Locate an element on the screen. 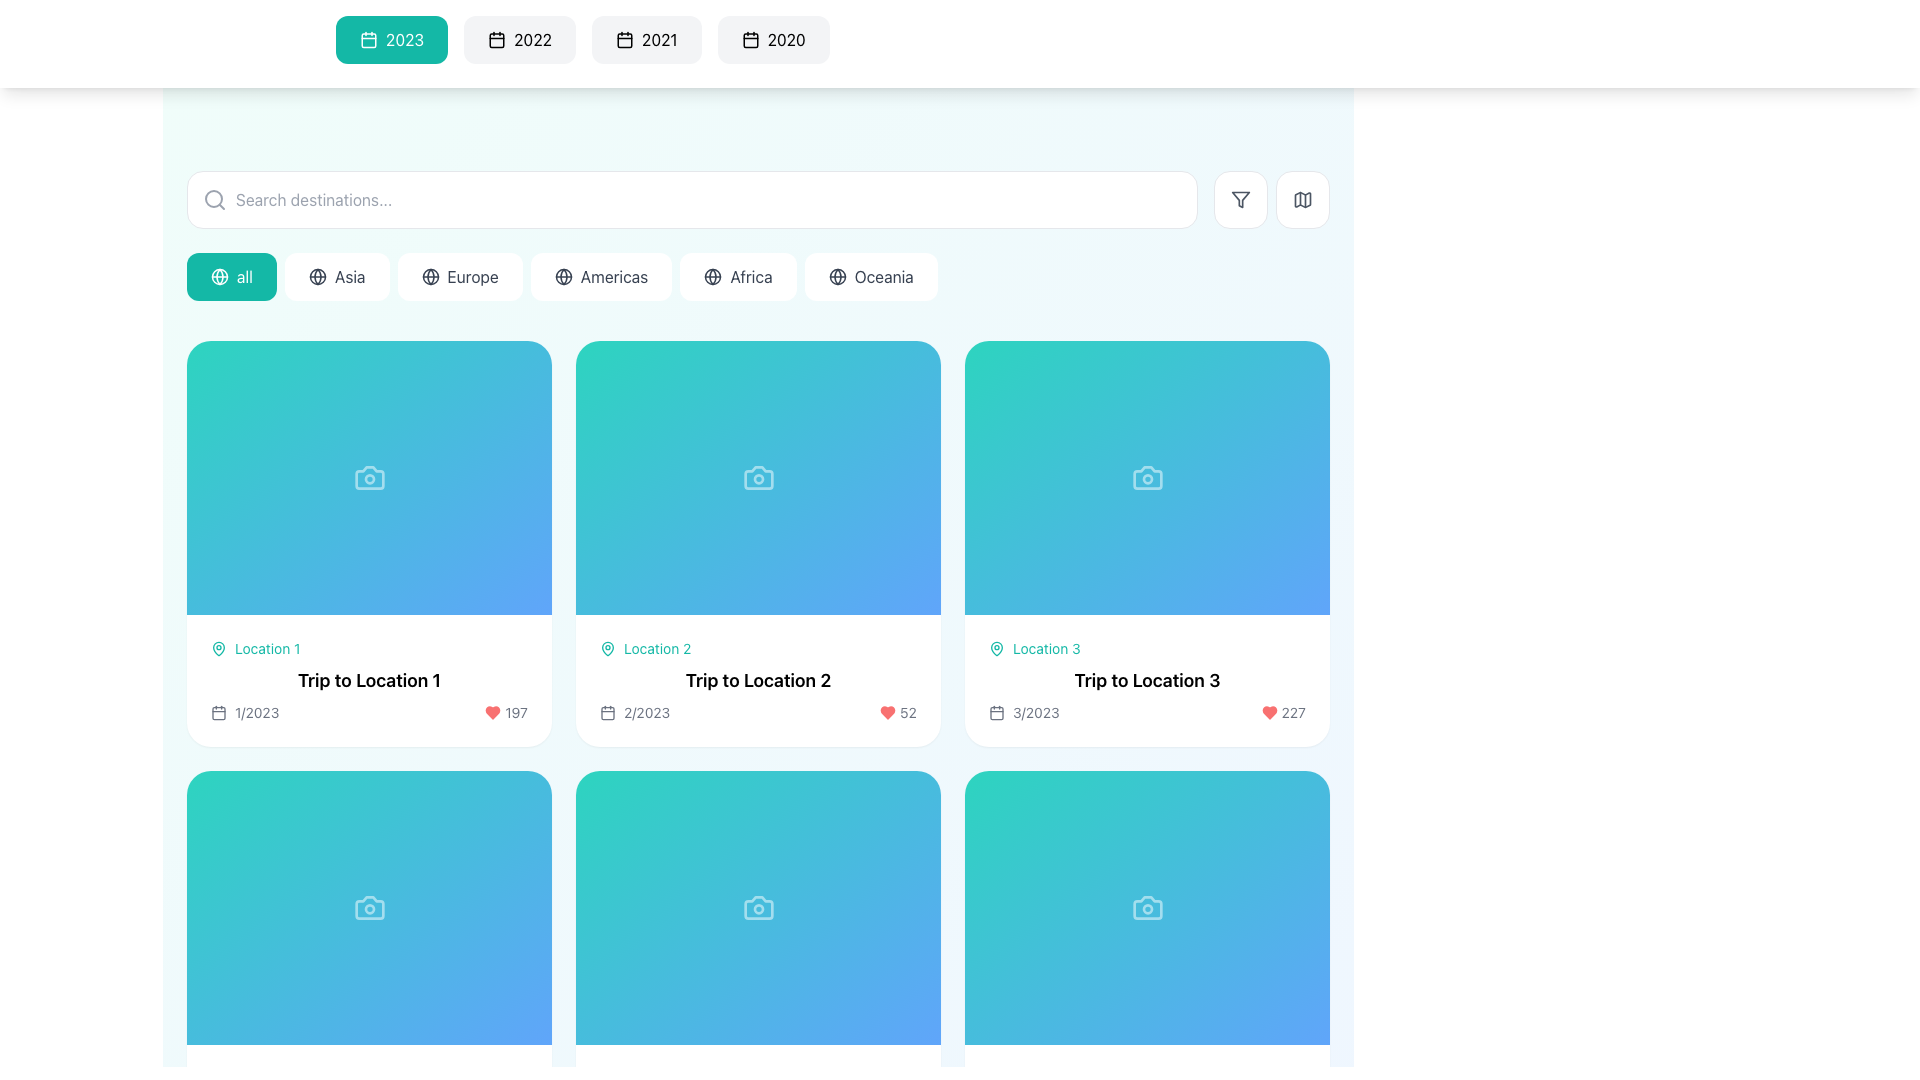  the graphical placeholder located at the upper part of the first card in a grid layout, which is associated with 'Location 1' and 'Trip to Location 1' is located at coordinates (369, 477).